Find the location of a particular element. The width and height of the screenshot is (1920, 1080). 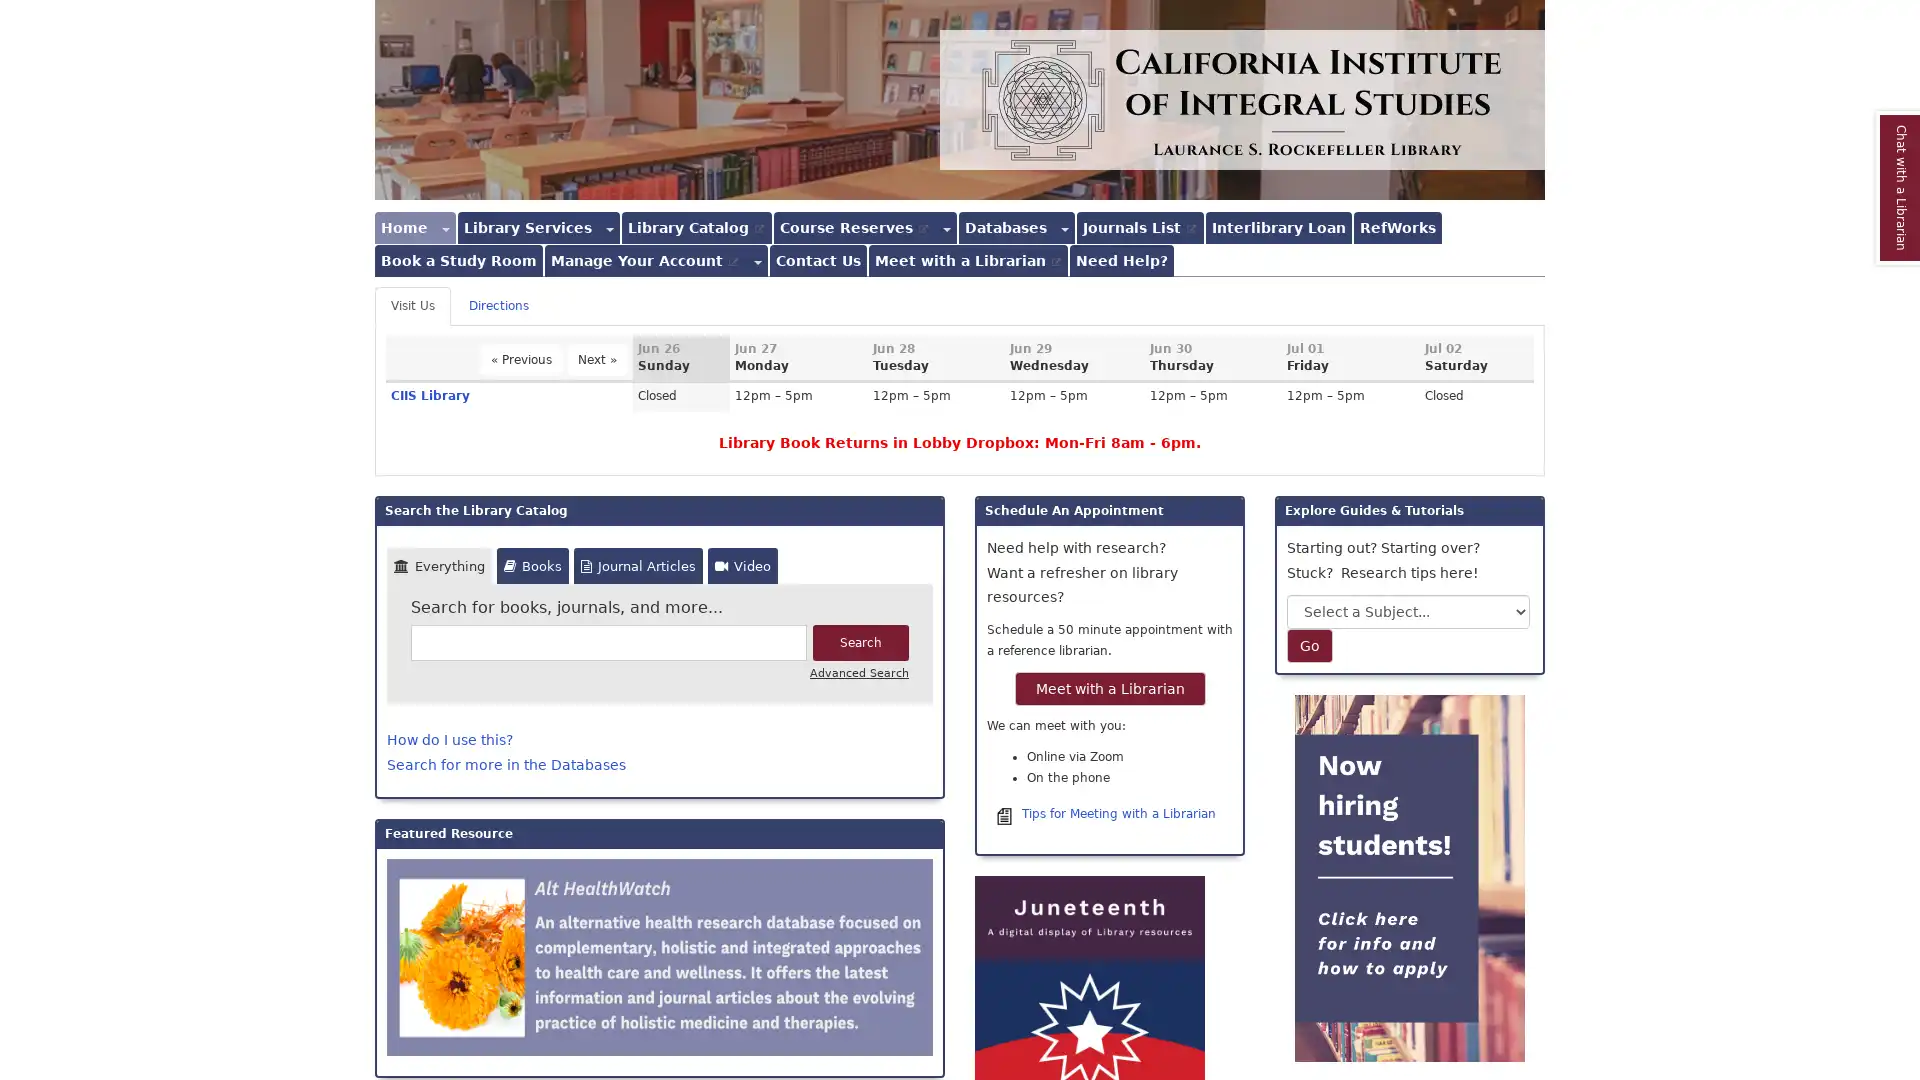

Next is located at coordinates (596, 358).